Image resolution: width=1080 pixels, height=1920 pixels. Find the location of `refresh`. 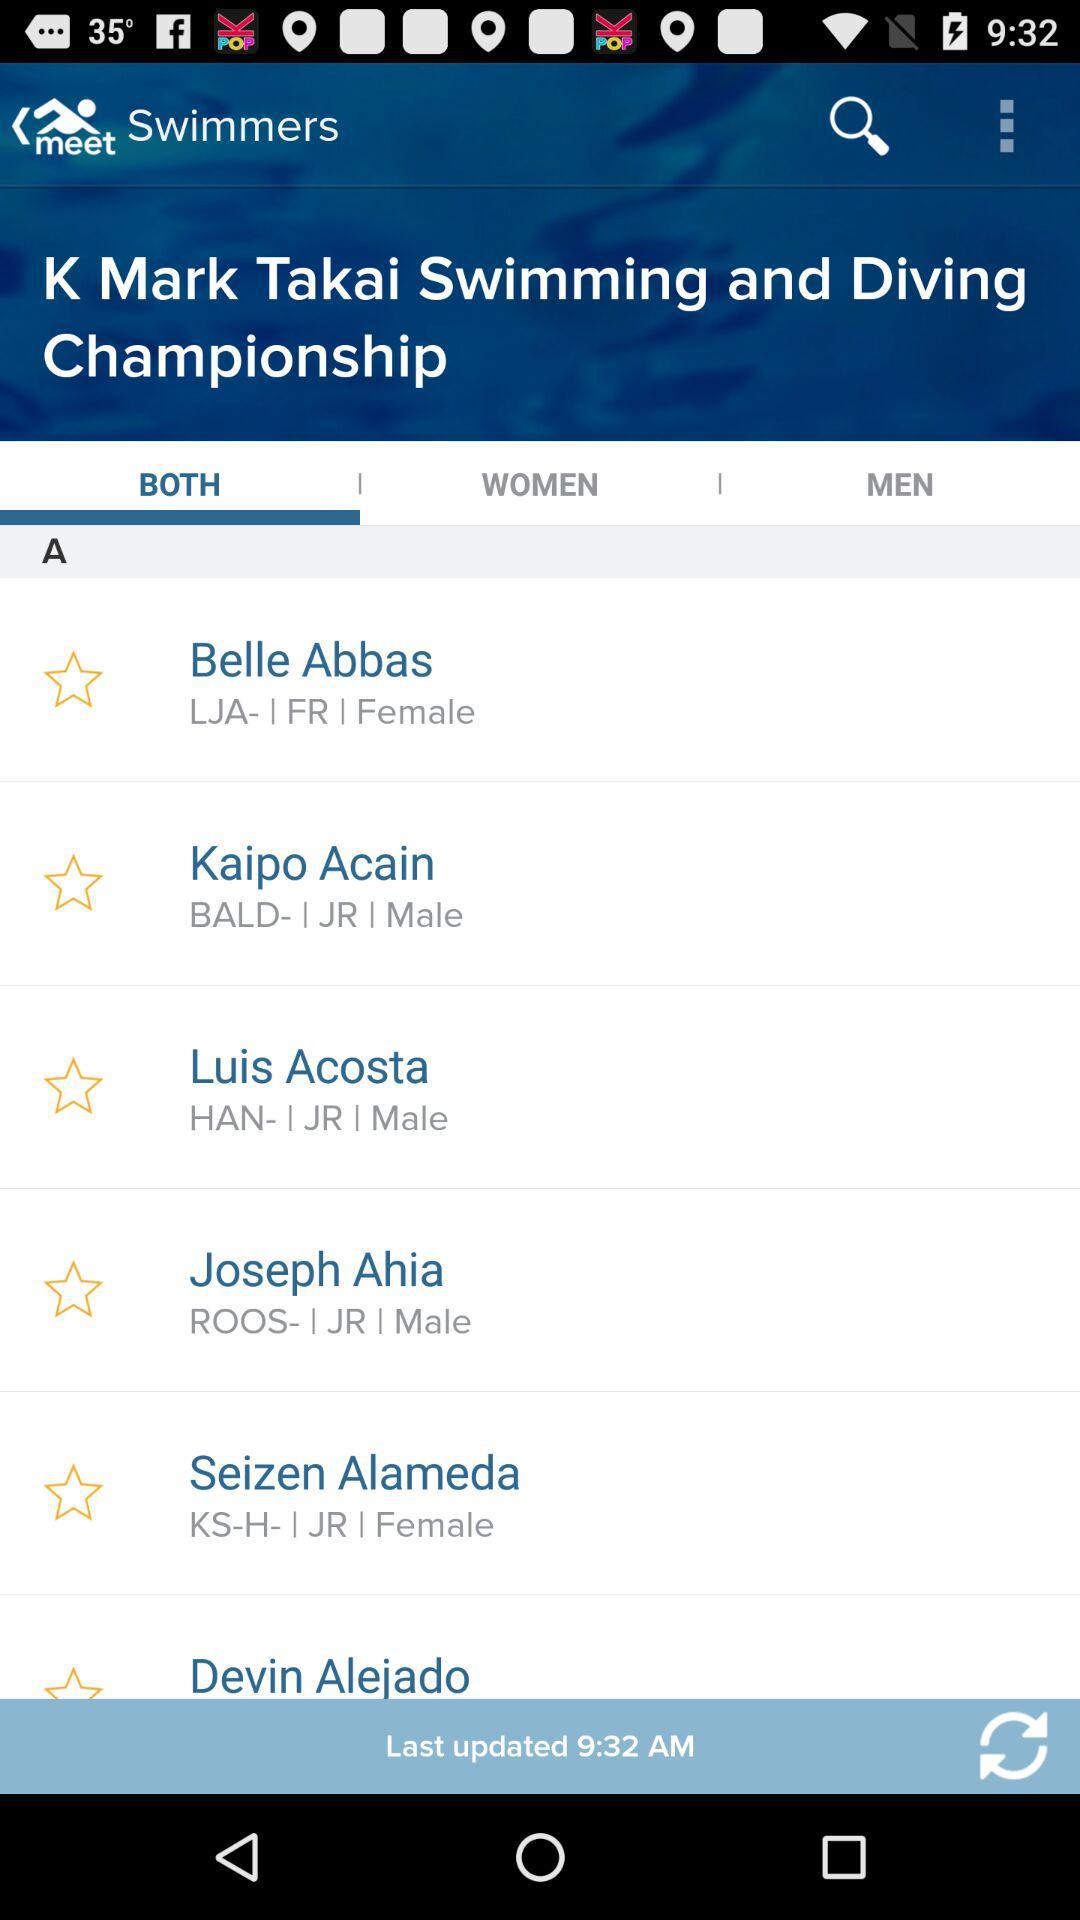

refresh is located at coordinates (1001, 1745).